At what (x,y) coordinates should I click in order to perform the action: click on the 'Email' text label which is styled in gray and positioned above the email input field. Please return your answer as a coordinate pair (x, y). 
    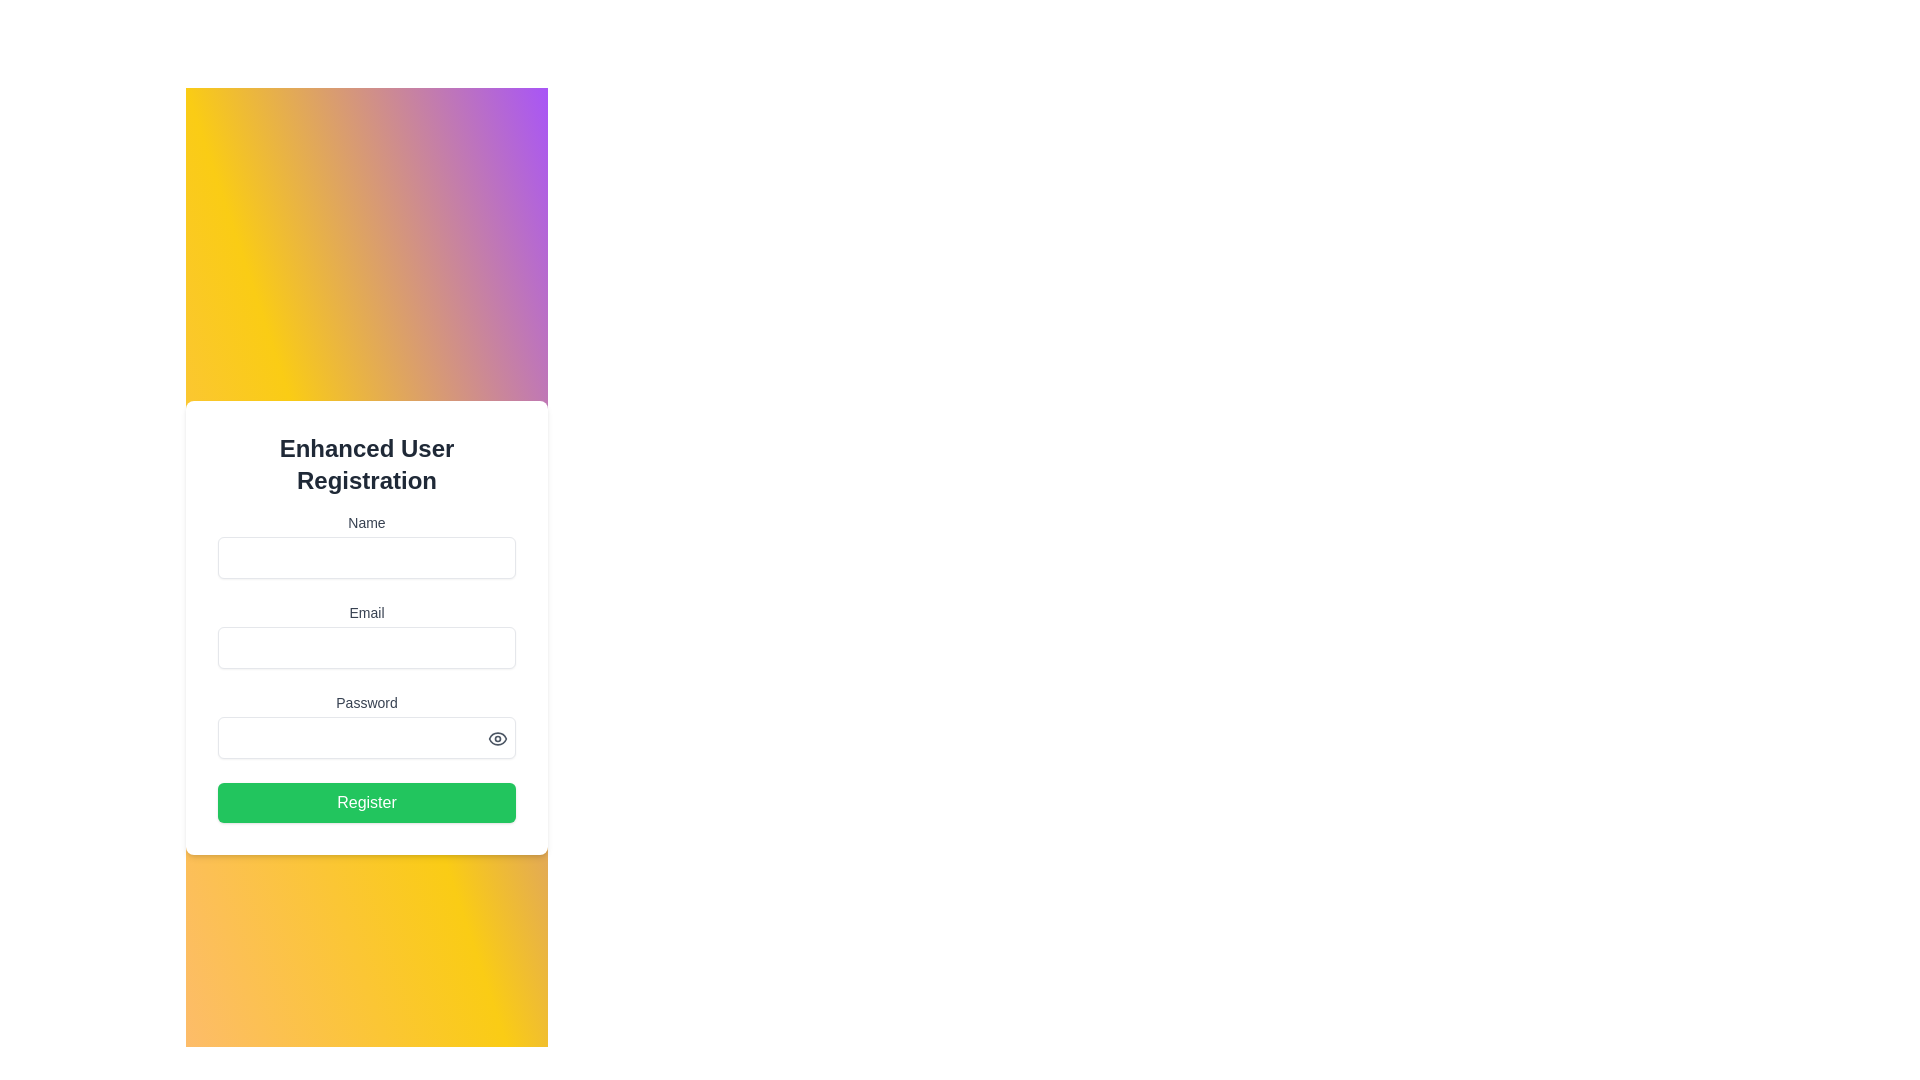
    Looking at the image, I should click on (366, 612).